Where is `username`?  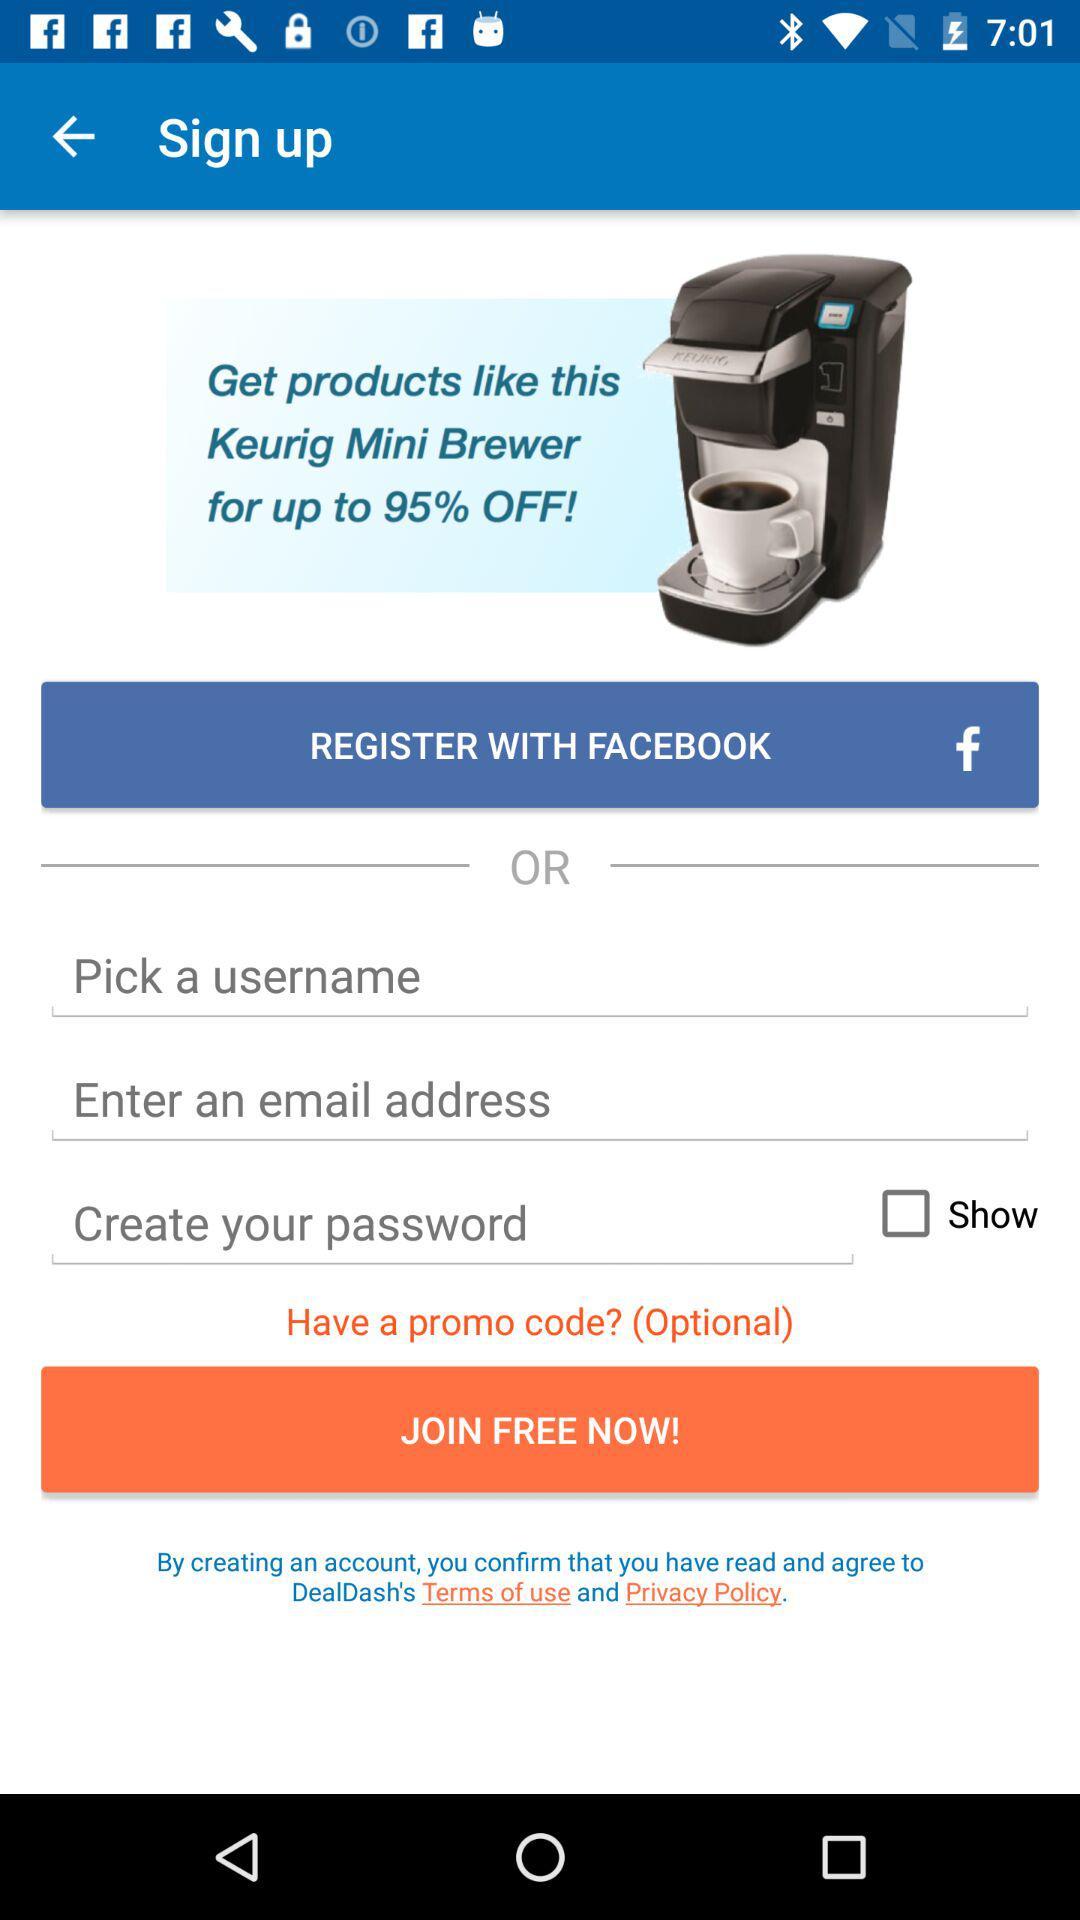 username is located at coordinates (540, 975).